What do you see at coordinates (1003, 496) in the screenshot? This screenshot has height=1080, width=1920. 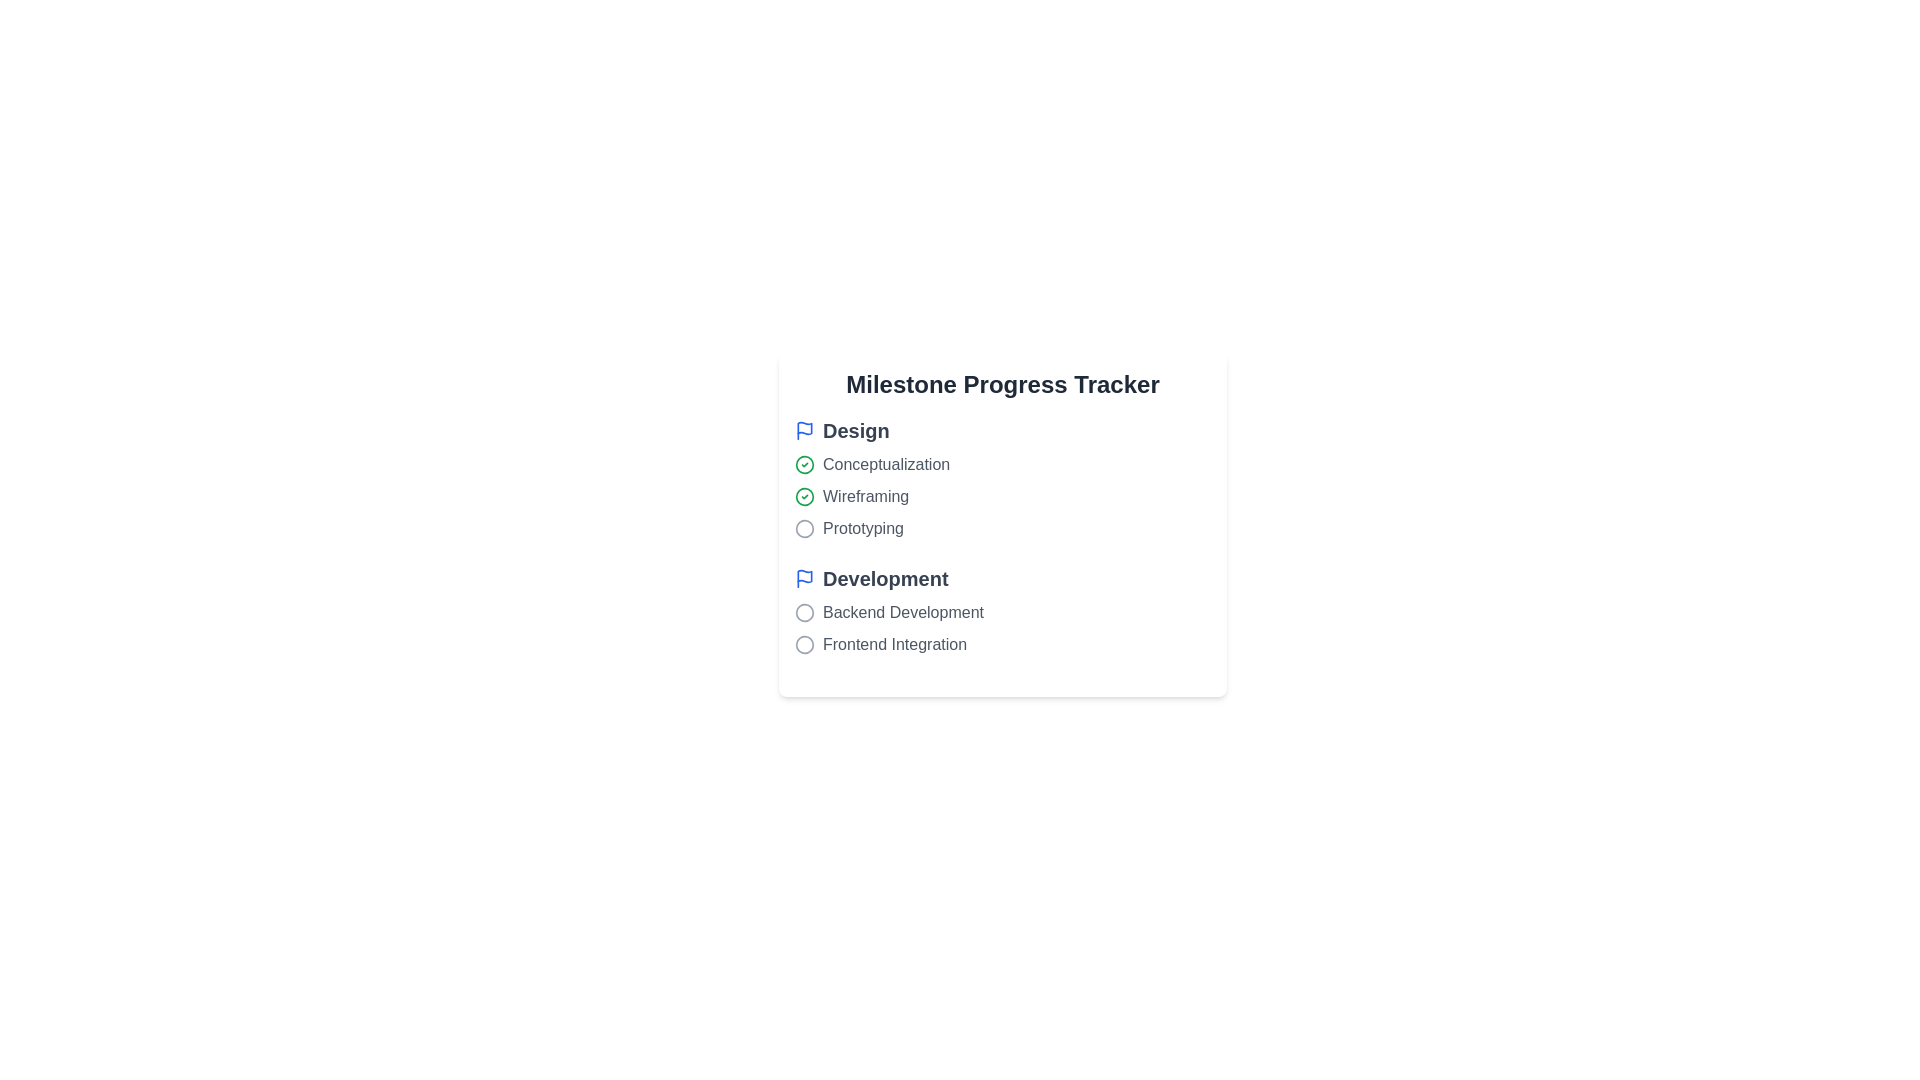 I see `the progress indicators in the vertical list displaying 'Conceptualization', 'Wireframing', and 'Prototyping' under the 'Design' section of the progress tracker interface` at bounding box center [1003, 496].